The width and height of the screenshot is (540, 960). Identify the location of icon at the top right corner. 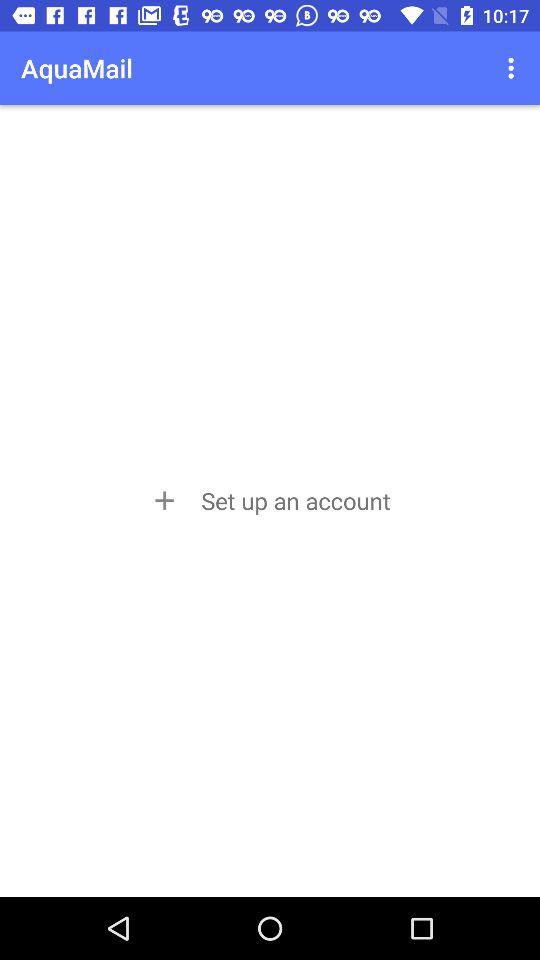
(513, 68).